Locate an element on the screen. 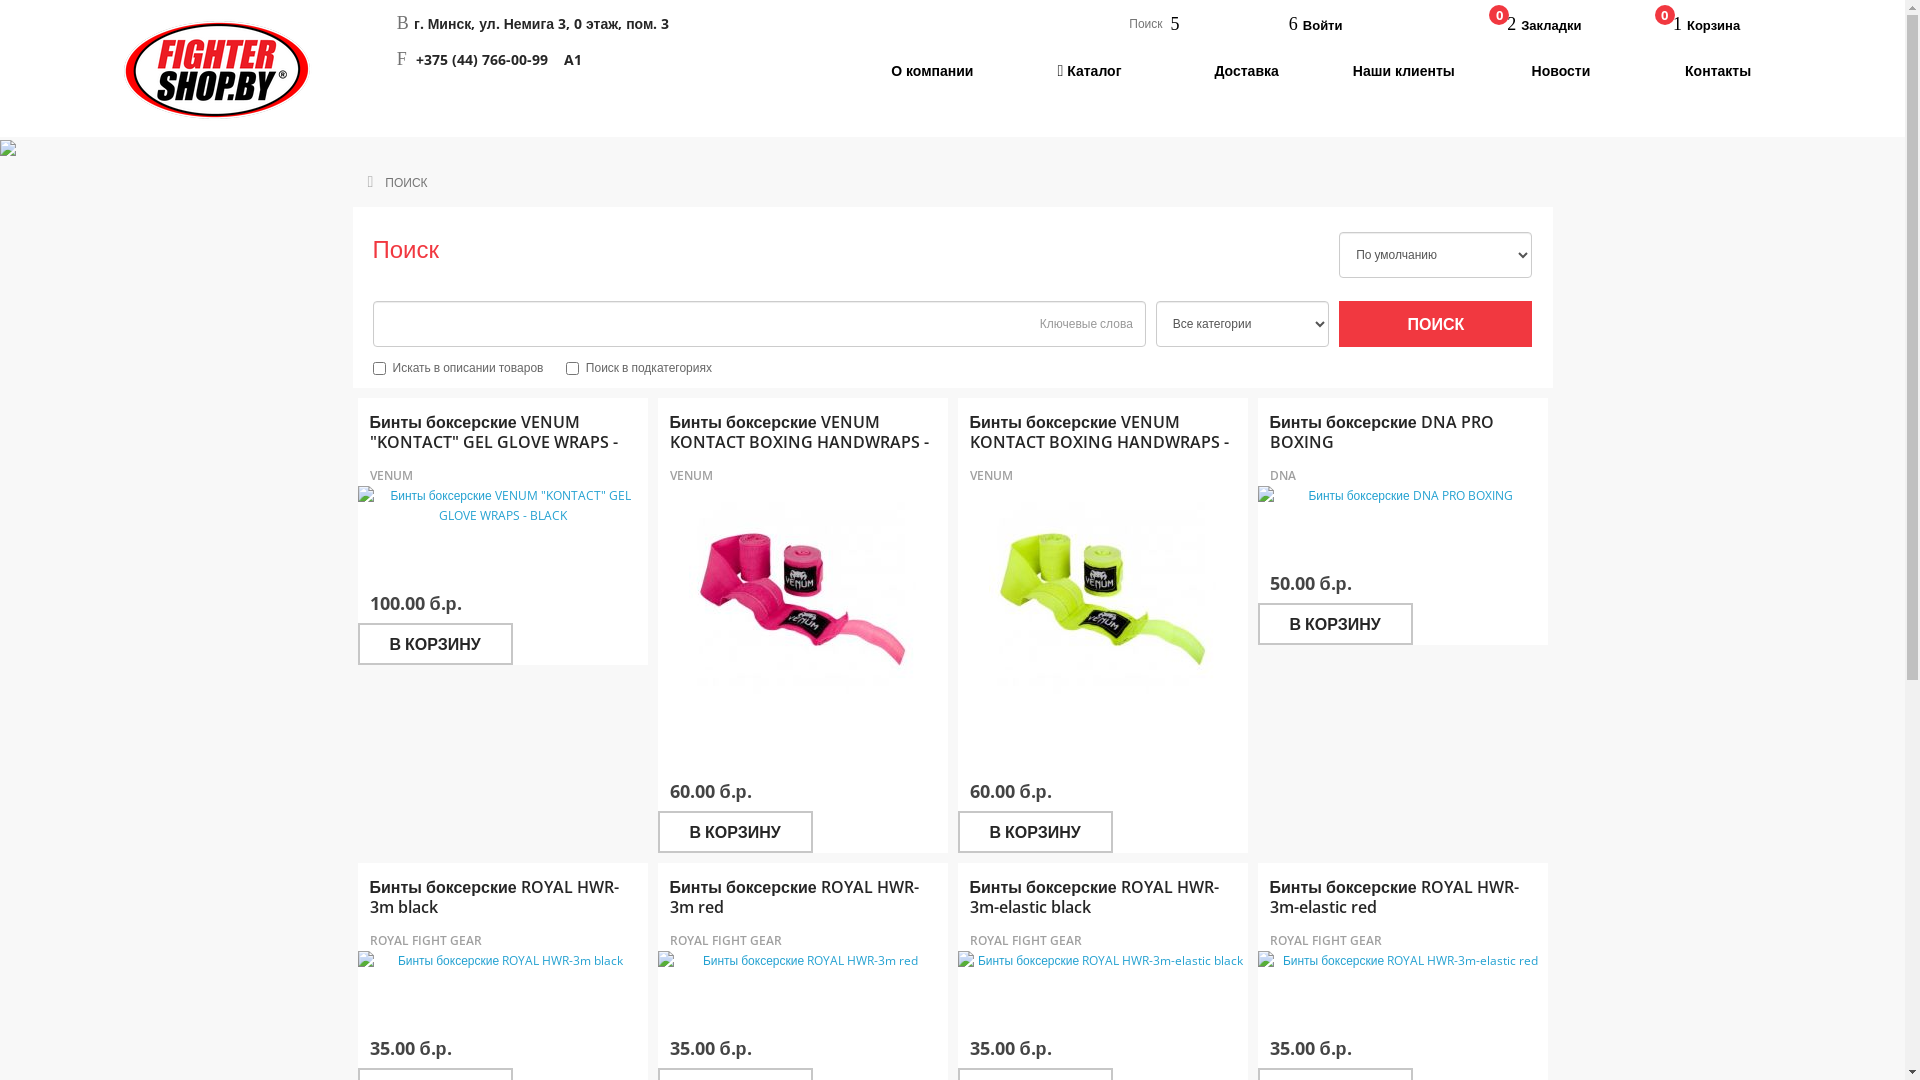 Image resolution: width=1920 pixels, height=1080 pixels. 'VENUM' is located at coordinates (691, 475).